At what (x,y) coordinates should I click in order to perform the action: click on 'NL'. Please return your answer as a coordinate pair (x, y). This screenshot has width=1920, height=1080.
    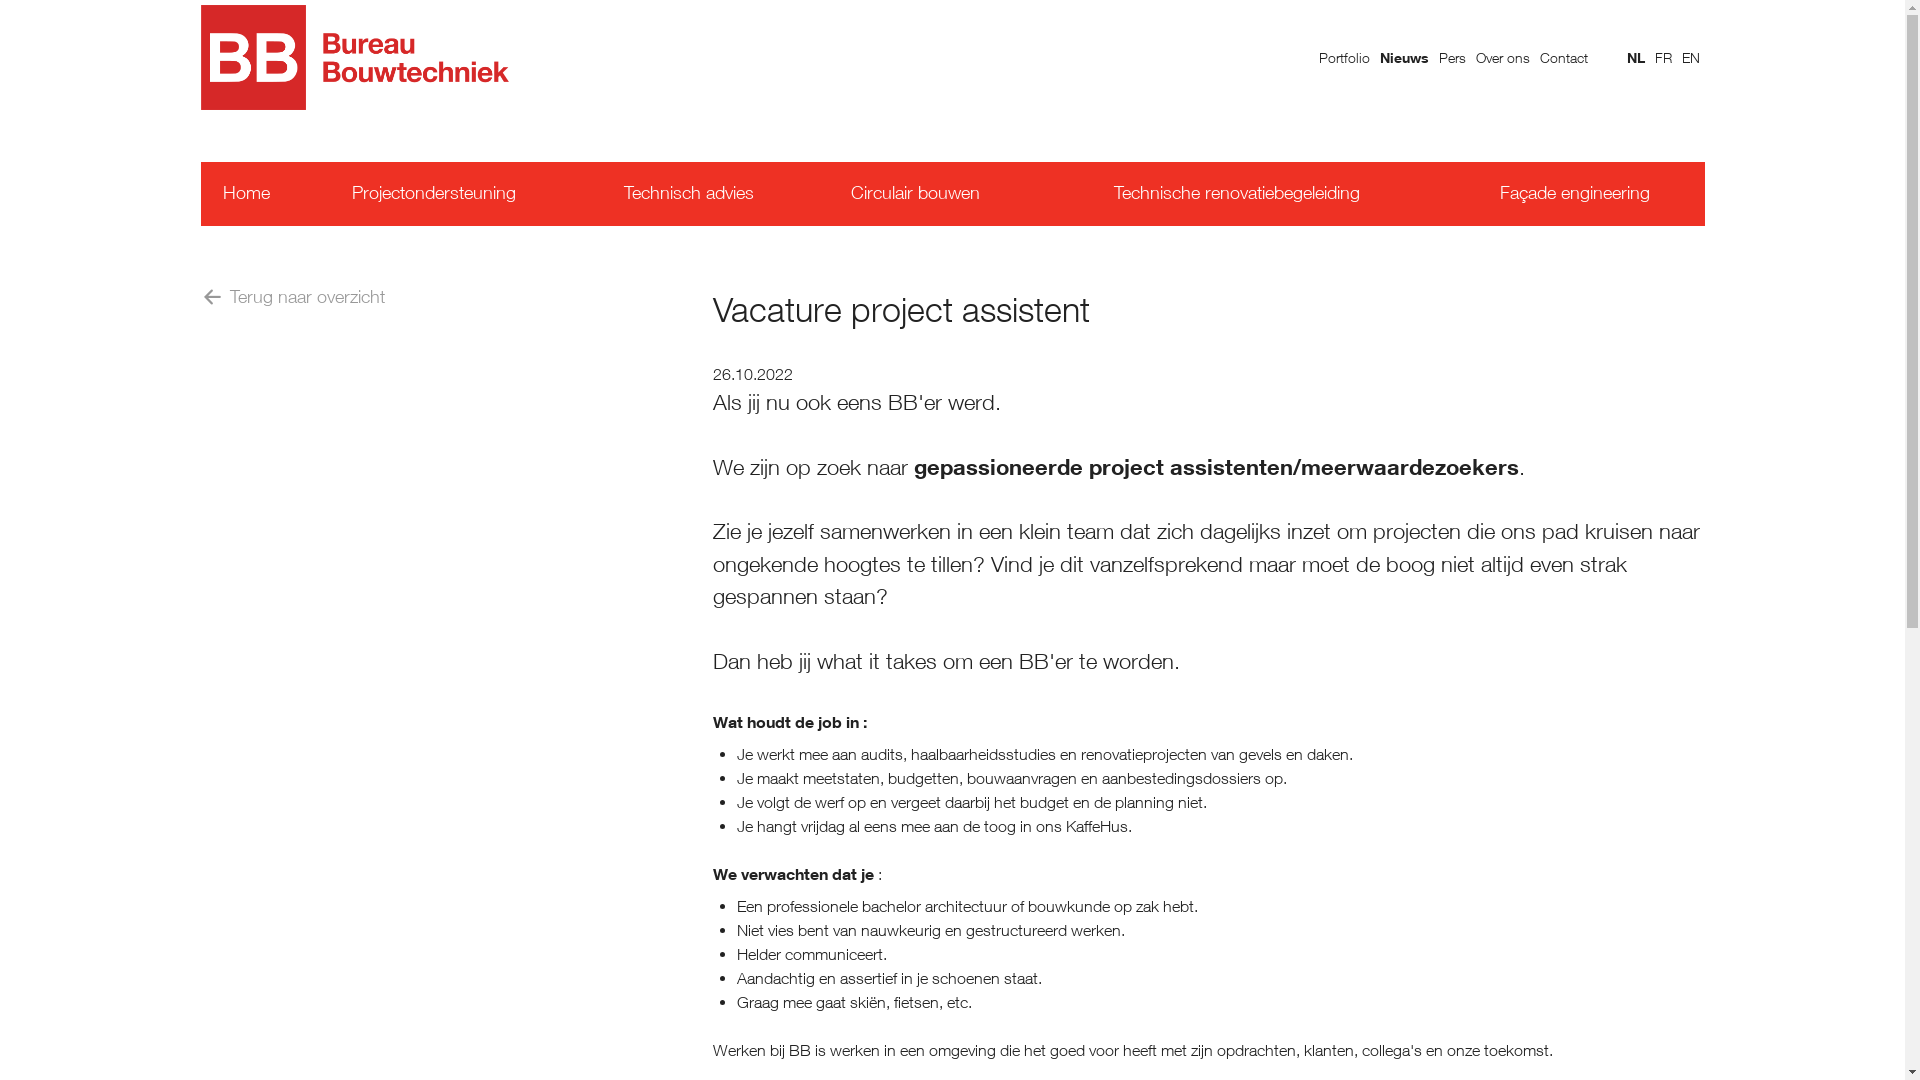
    Looking at the image, I should click on (1636, 56).